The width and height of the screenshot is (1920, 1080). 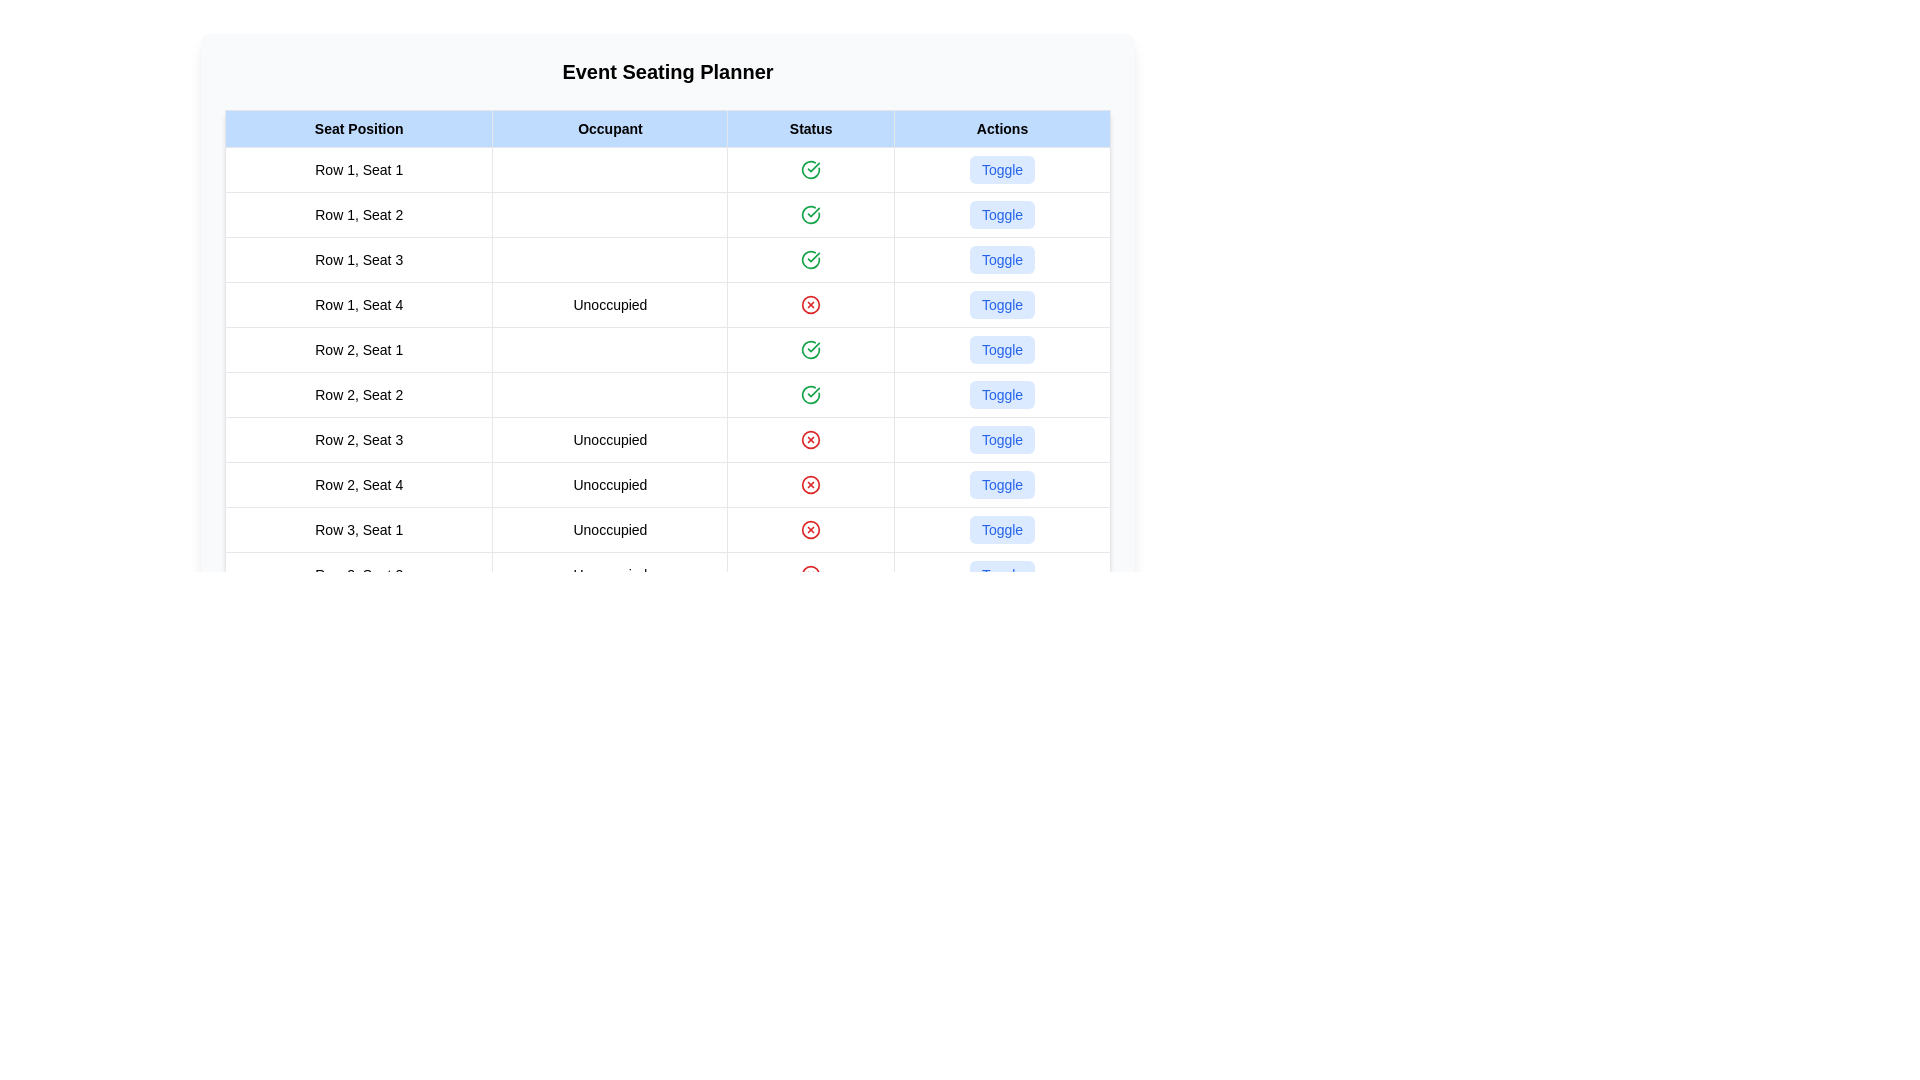 I want to click on the interactive button in the 'Actions' column of the table related to 'Row 1, Seat 4', so click(x=1002, y=304).